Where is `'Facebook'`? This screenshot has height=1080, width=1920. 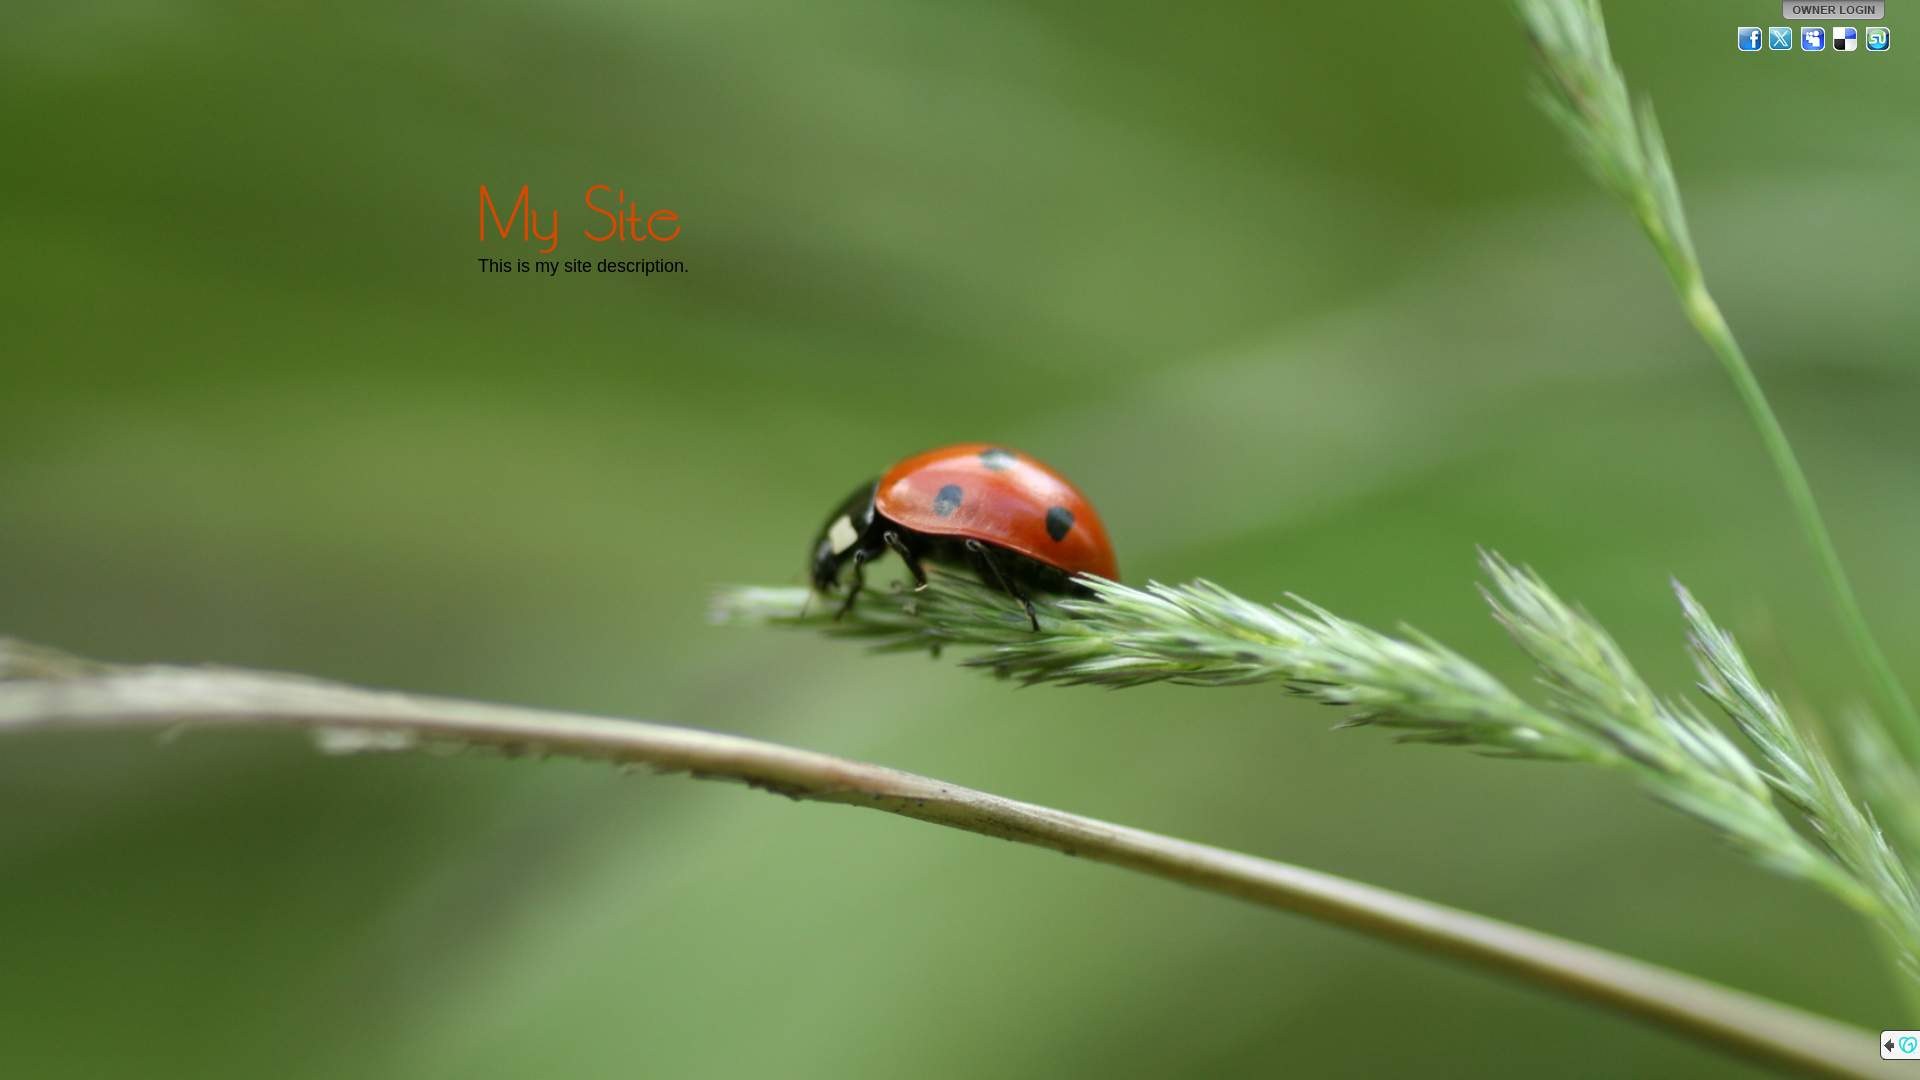 'Facebook' is located at coordinates (1749, 38).